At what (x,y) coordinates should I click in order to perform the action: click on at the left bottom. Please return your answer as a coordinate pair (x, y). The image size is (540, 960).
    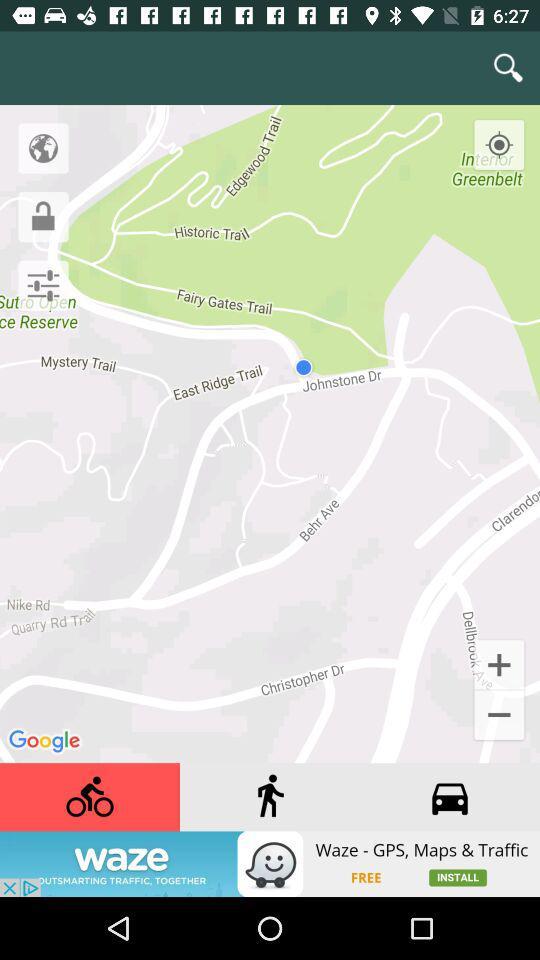
    Looking at the image, I should click on (498, 647).